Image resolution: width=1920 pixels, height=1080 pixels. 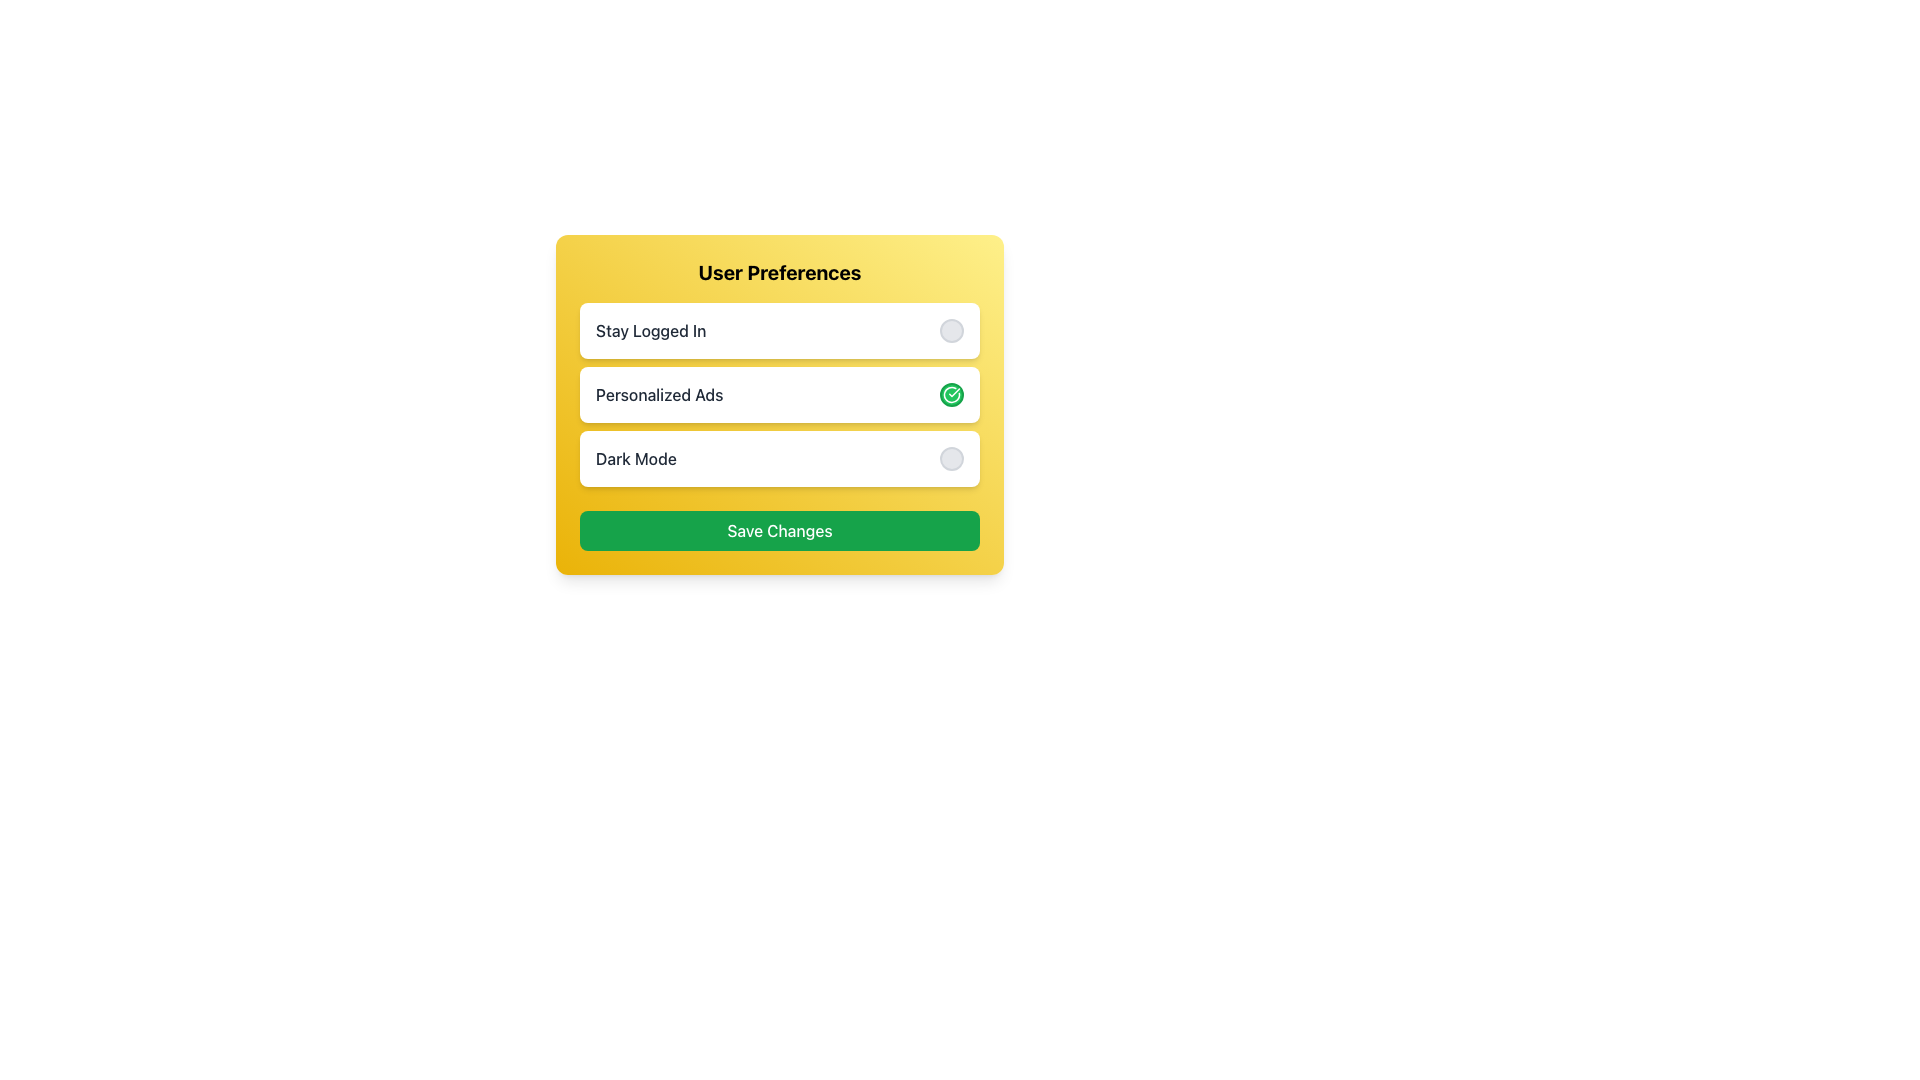 I want to click on the circular icon with a green background and white check mark, located in the second row of the preference toggle list next, so click(x=950, y=394).